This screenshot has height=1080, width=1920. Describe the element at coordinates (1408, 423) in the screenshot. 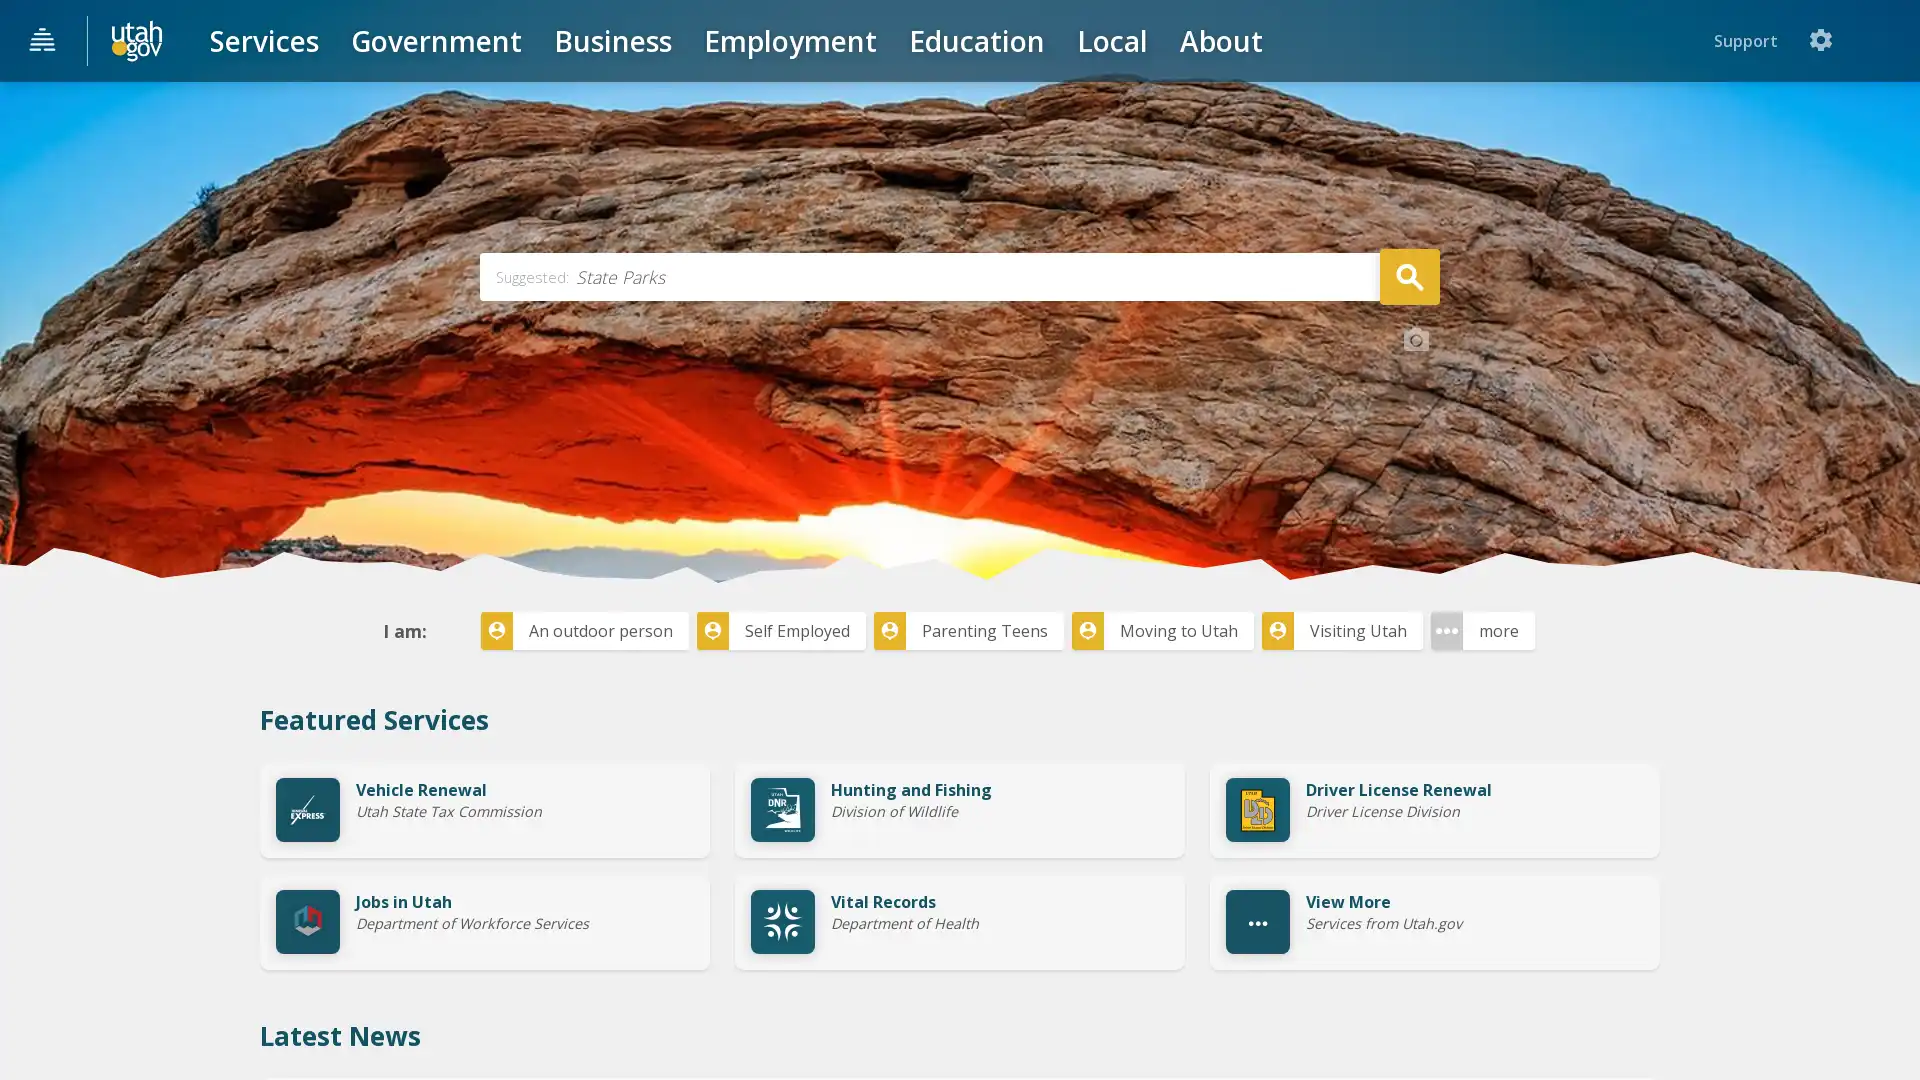

I see `Search` at that location.